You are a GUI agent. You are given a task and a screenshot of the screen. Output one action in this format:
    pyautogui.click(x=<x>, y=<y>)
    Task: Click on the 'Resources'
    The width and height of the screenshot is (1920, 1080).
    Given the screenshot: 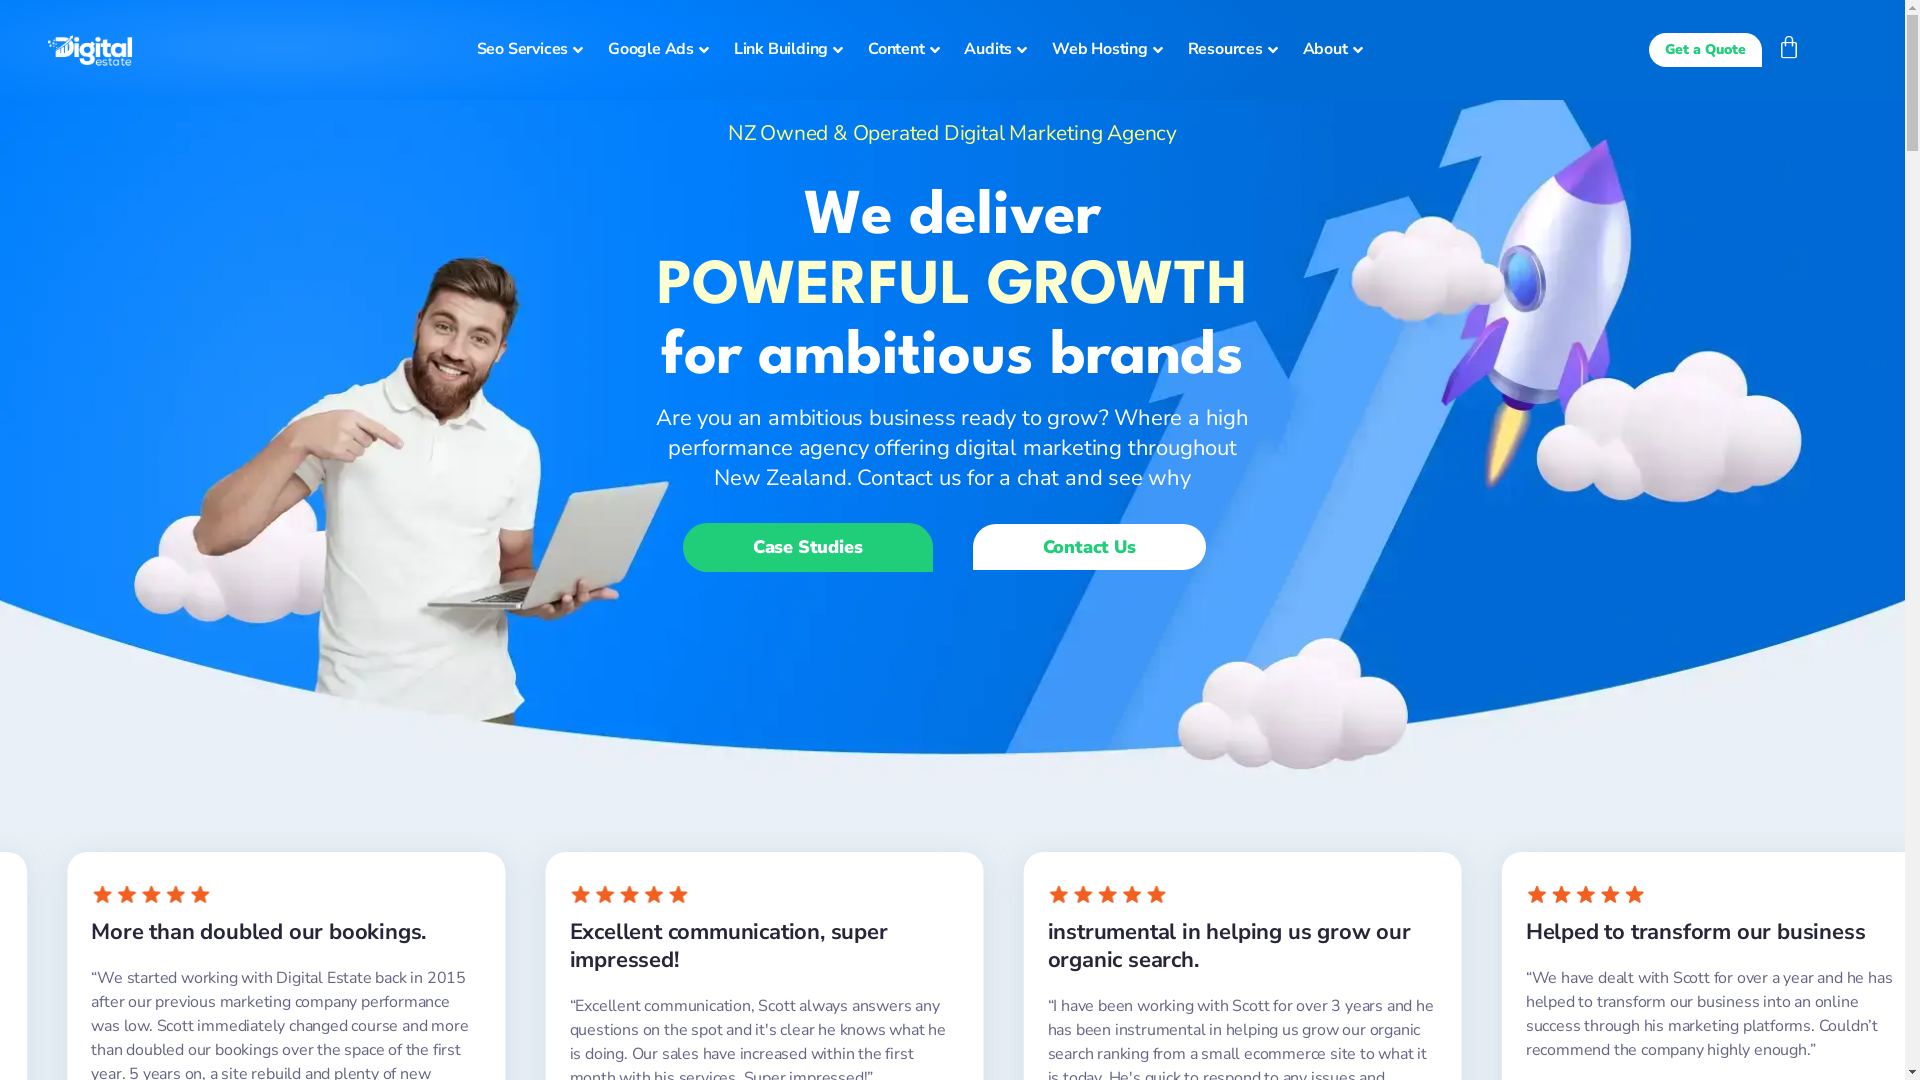 What is the action you would take?
    pyautogui.click(x=1234, y=49)
    